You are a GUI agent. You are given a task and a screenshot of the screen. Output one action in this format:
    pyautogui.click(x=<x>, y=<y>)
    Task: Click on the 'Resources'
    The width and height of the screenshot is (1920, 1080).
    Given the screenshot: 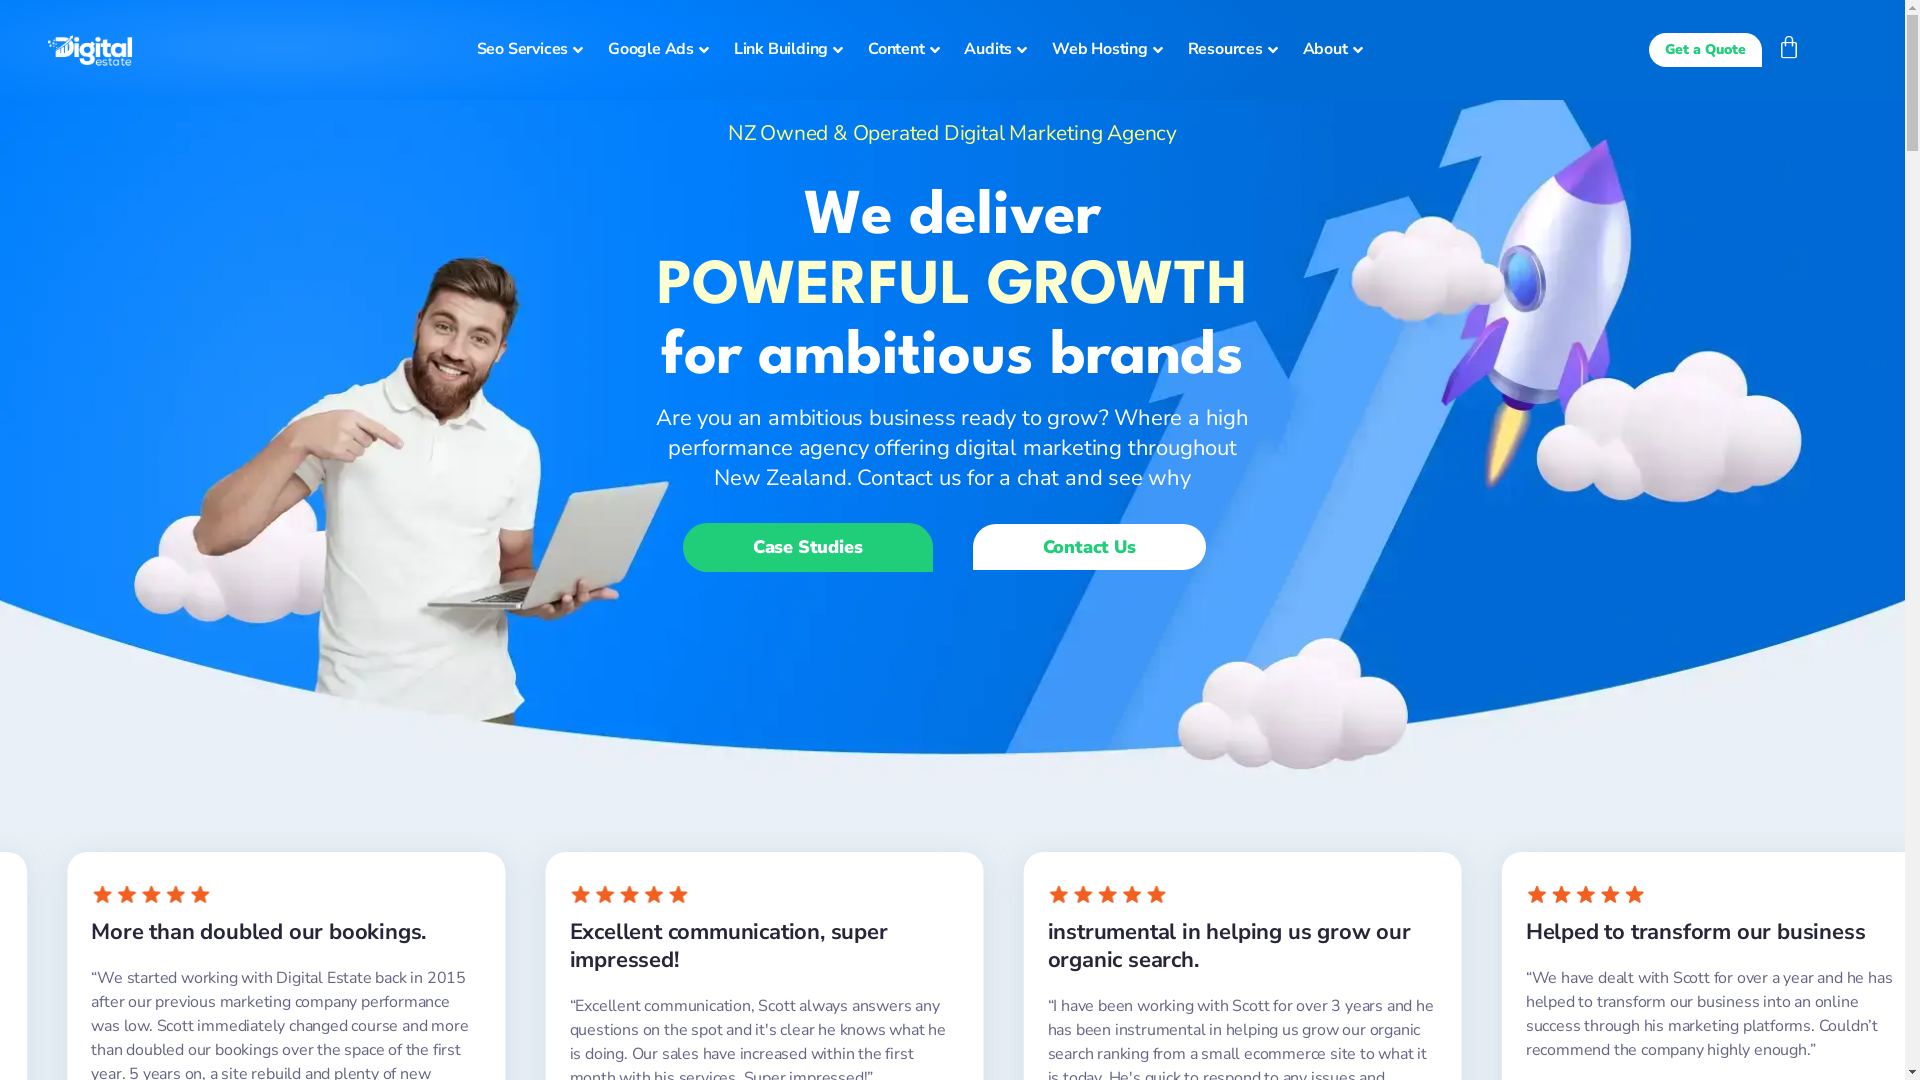 What is the action you would take?
    pyautogui.click(x=1234, y=49)
    